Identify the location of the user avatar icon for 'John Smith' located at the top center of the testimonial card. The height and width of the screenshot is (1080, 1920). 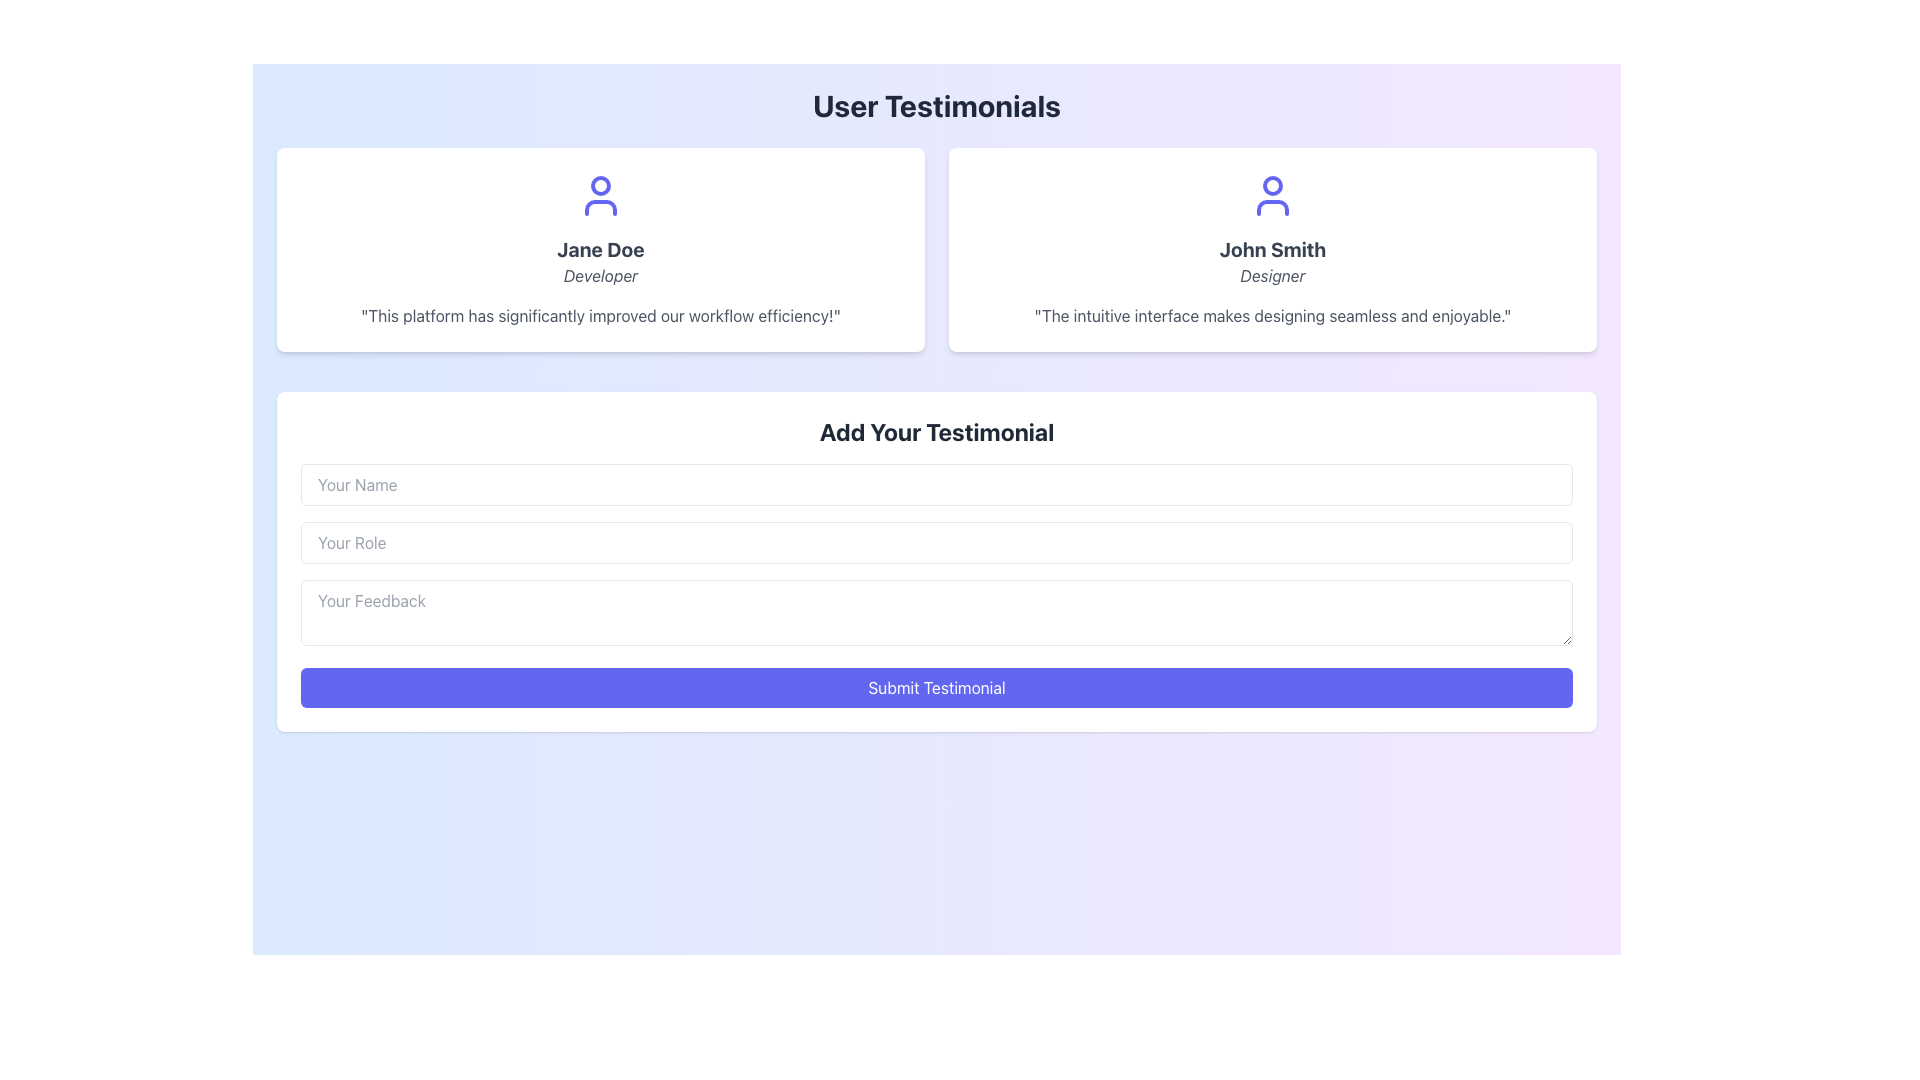
(1271, 196).